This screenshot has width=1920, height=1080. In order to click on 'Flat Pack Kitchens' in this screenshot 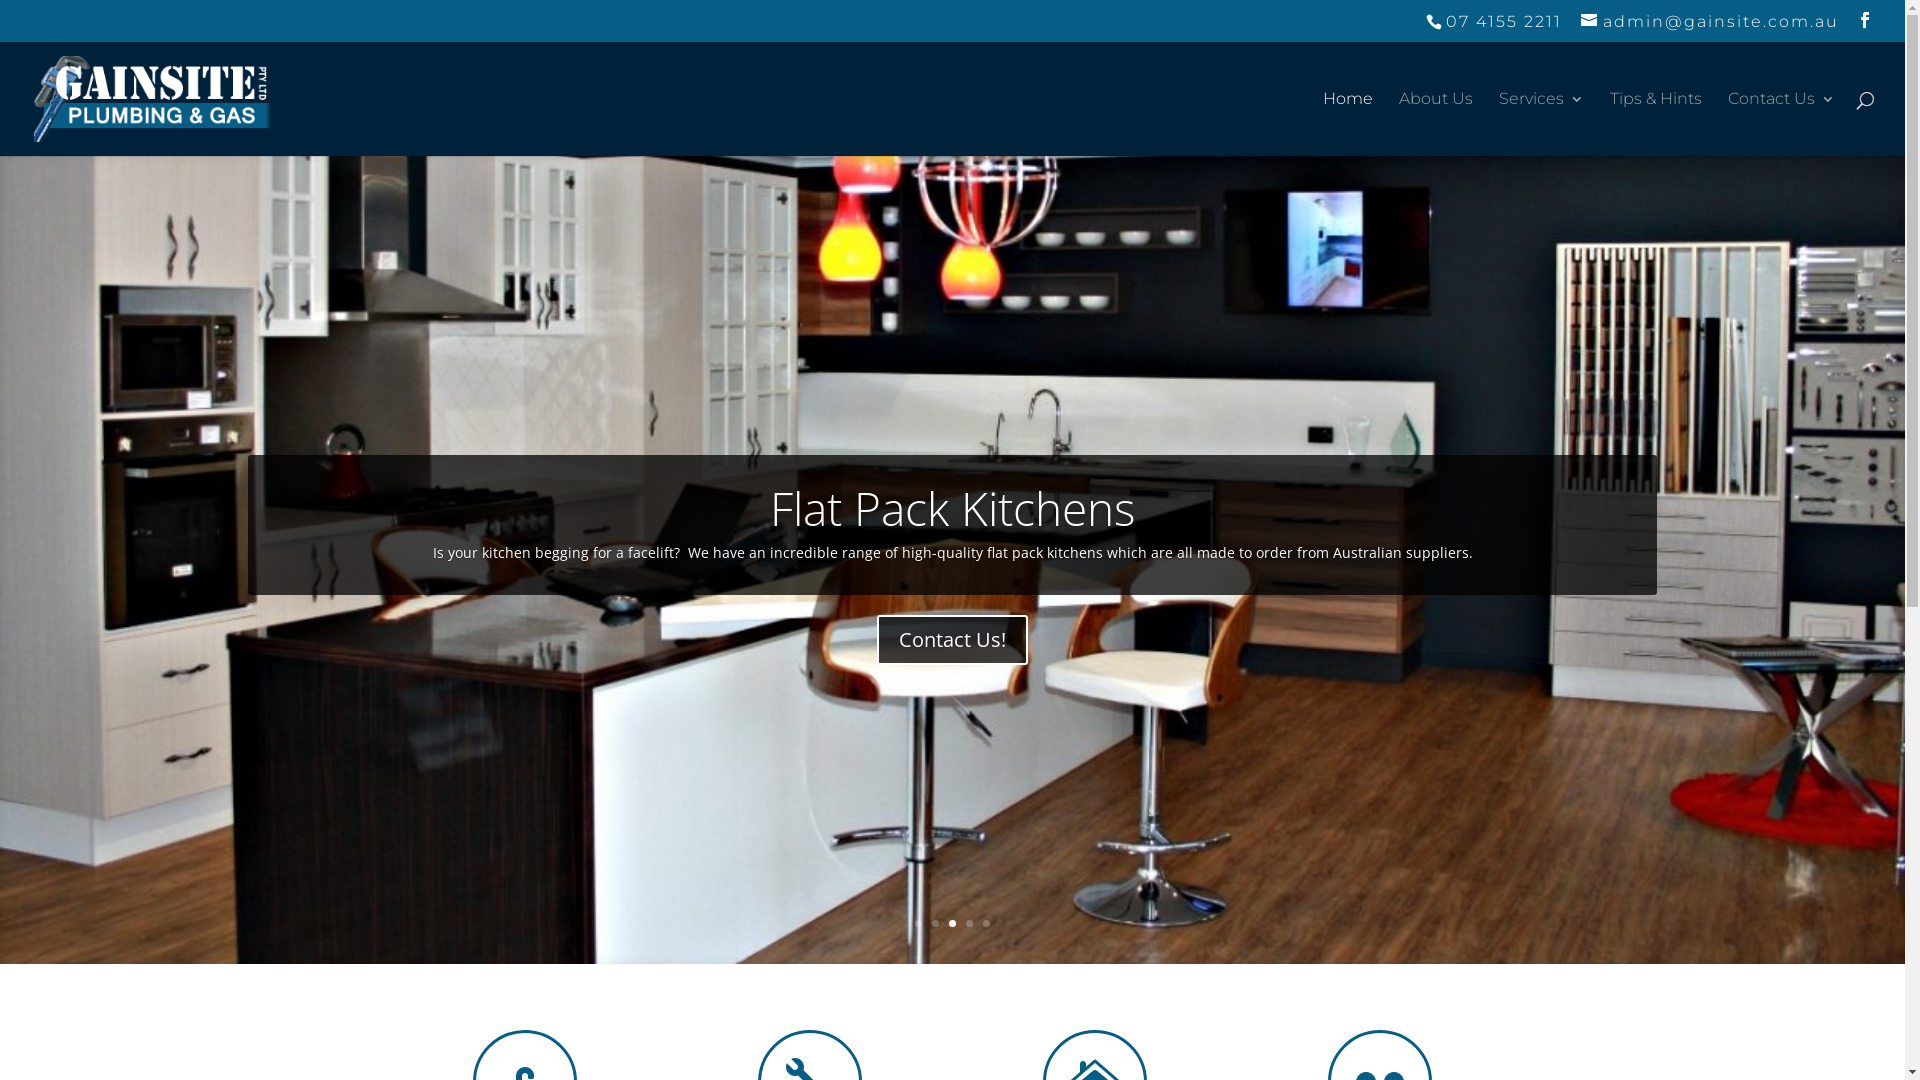, I will do `click(951, 507)`.